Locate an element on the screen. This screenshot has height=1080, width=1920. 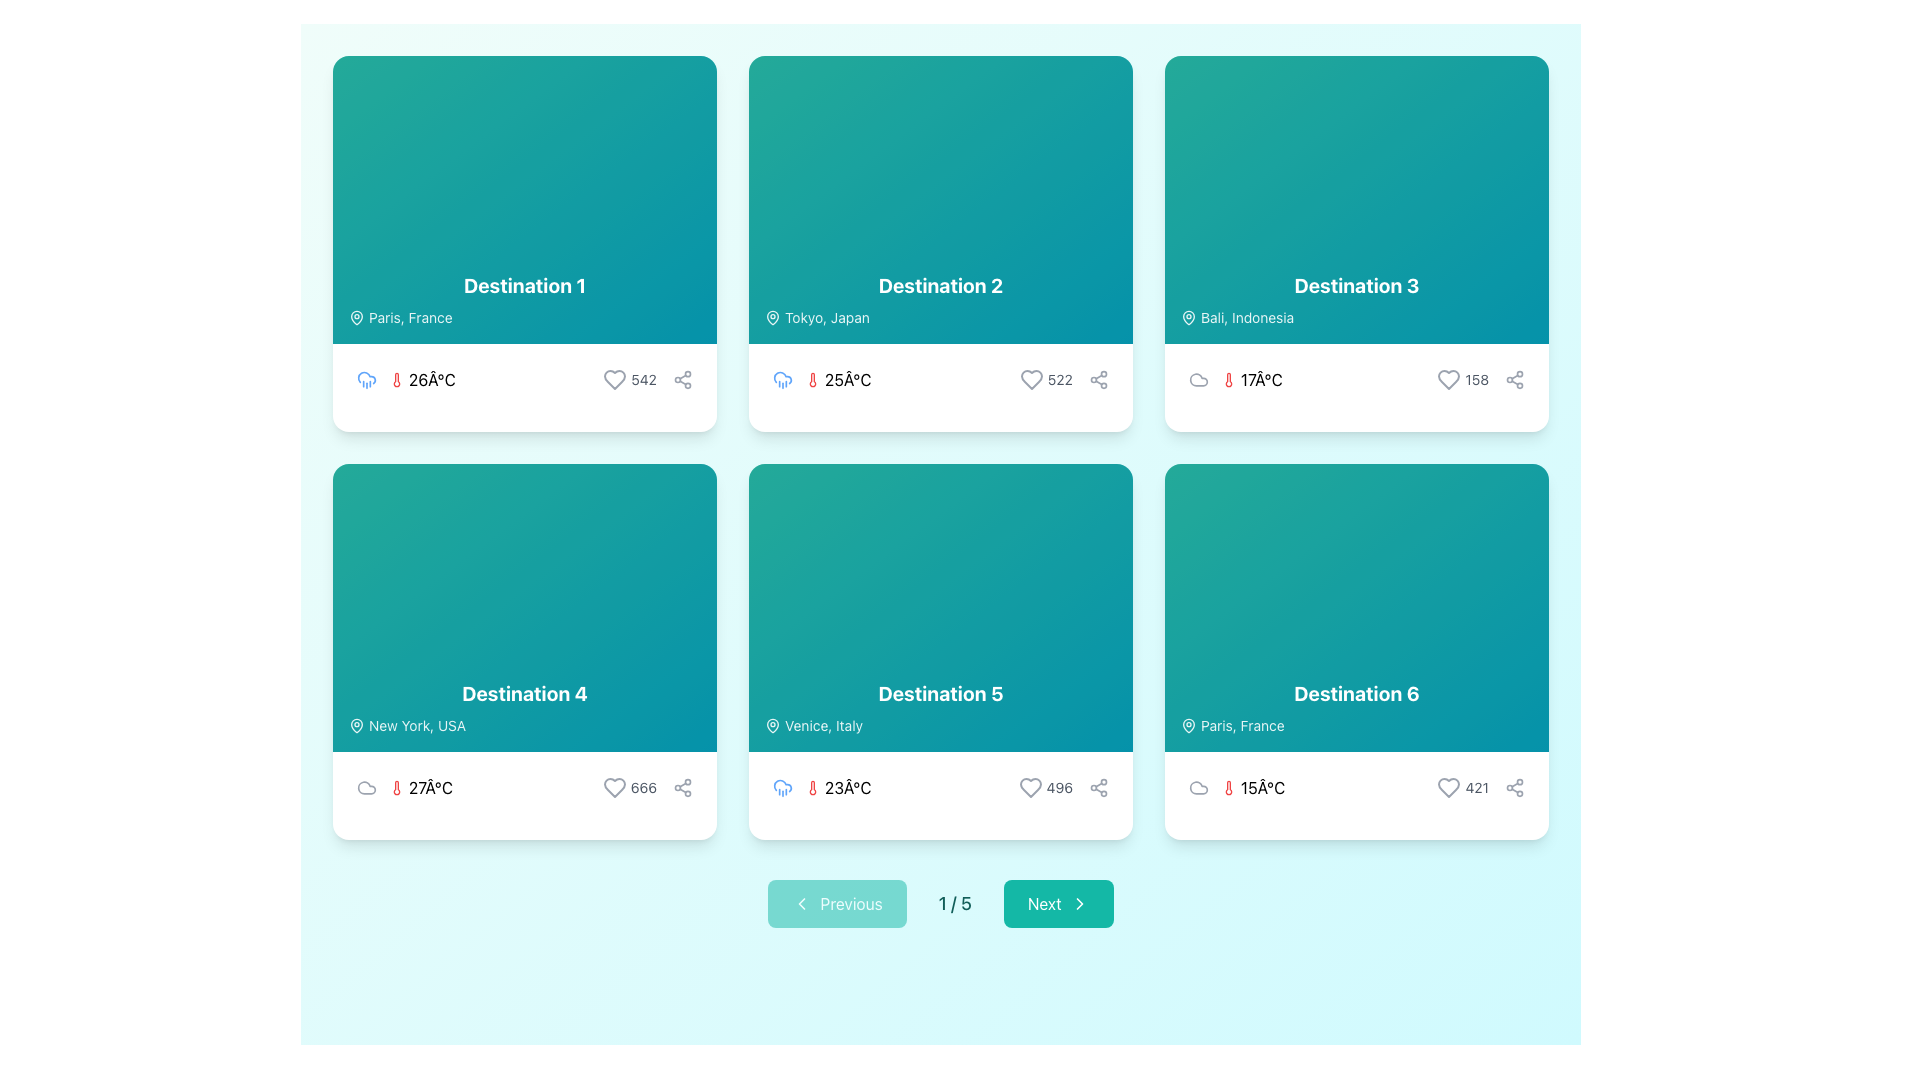
the red thermometer icon located to the left of the temperature value '26°C' in the 'Destination 1' card, situated in the top-left corner of the grid of cards is located at coordinates (397, 380).